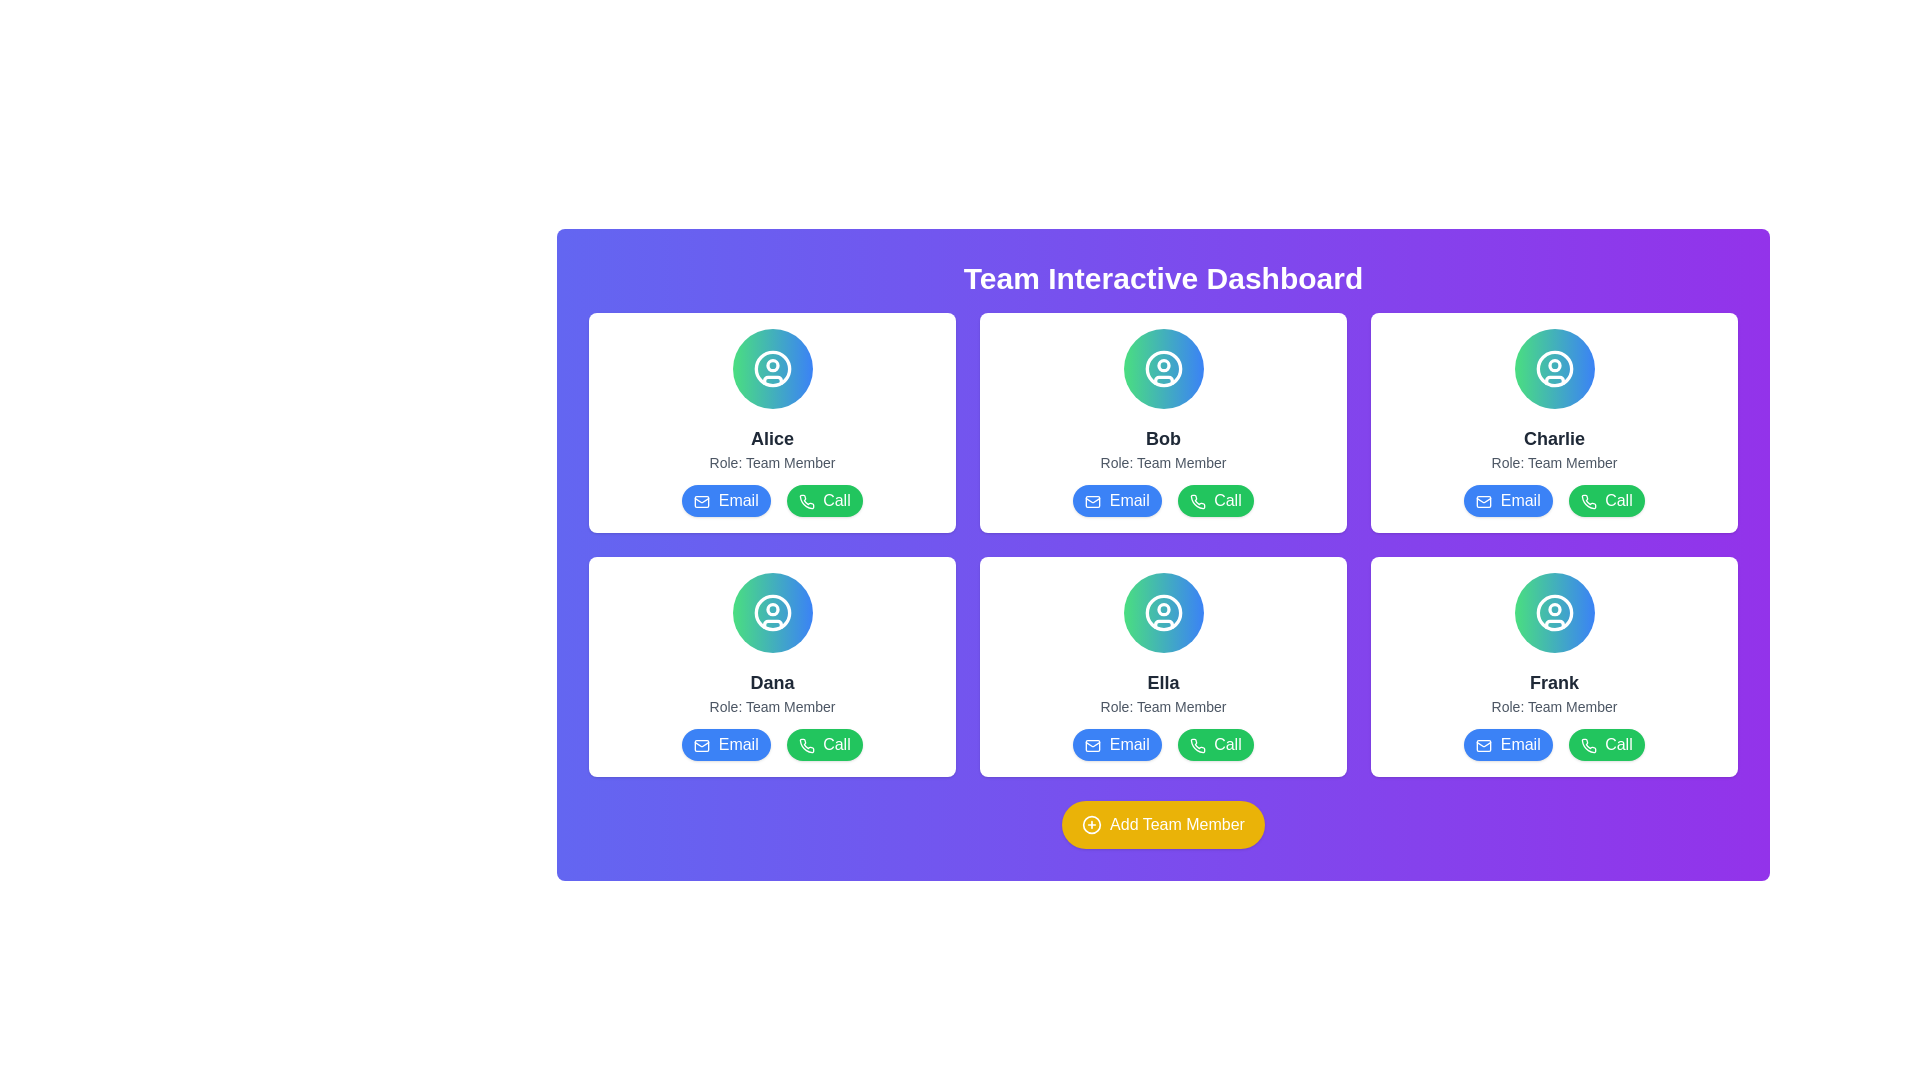  I want to click on the static text element displaying the name 'Dana' which identifies a team member within their profile card, so click(771, 681).